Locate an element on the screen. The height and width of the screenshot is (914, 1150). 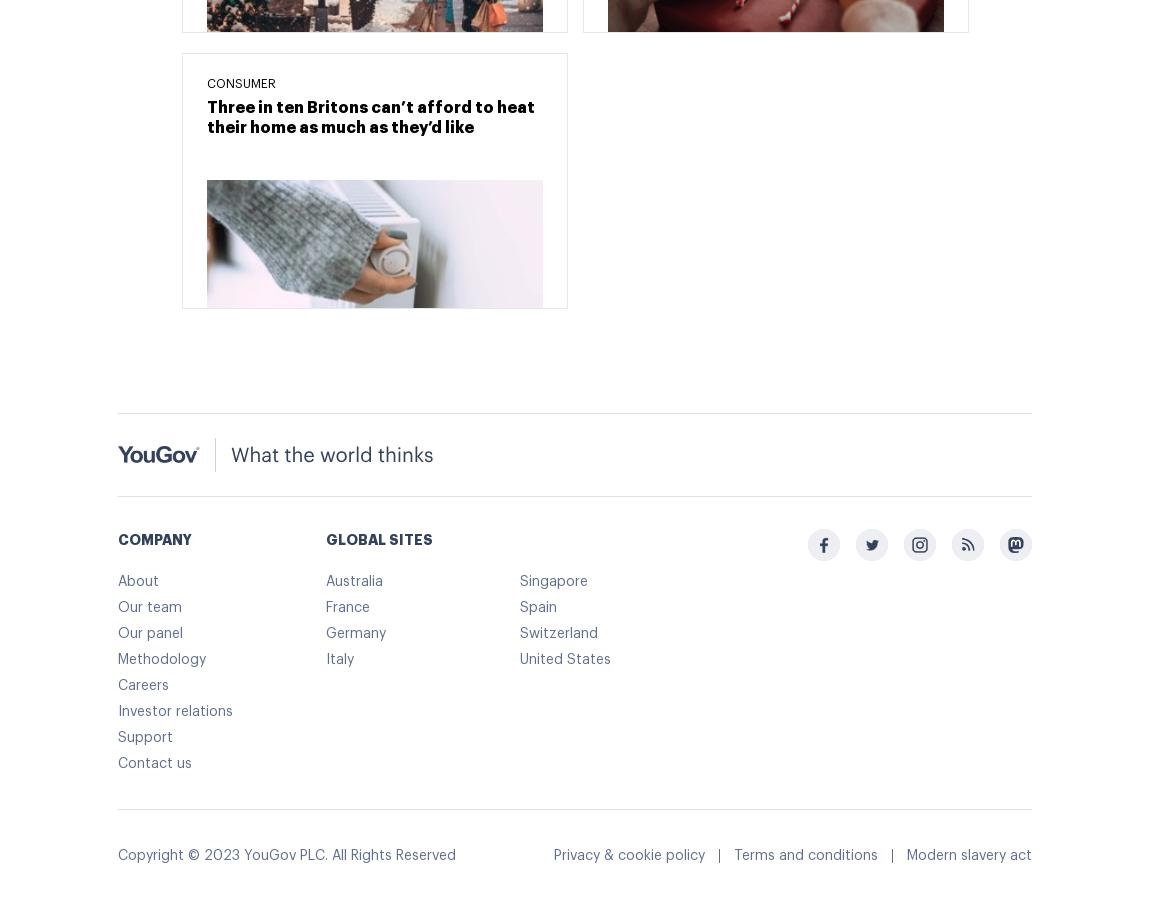
'COMPANY' is located at coordinates (154, 537).